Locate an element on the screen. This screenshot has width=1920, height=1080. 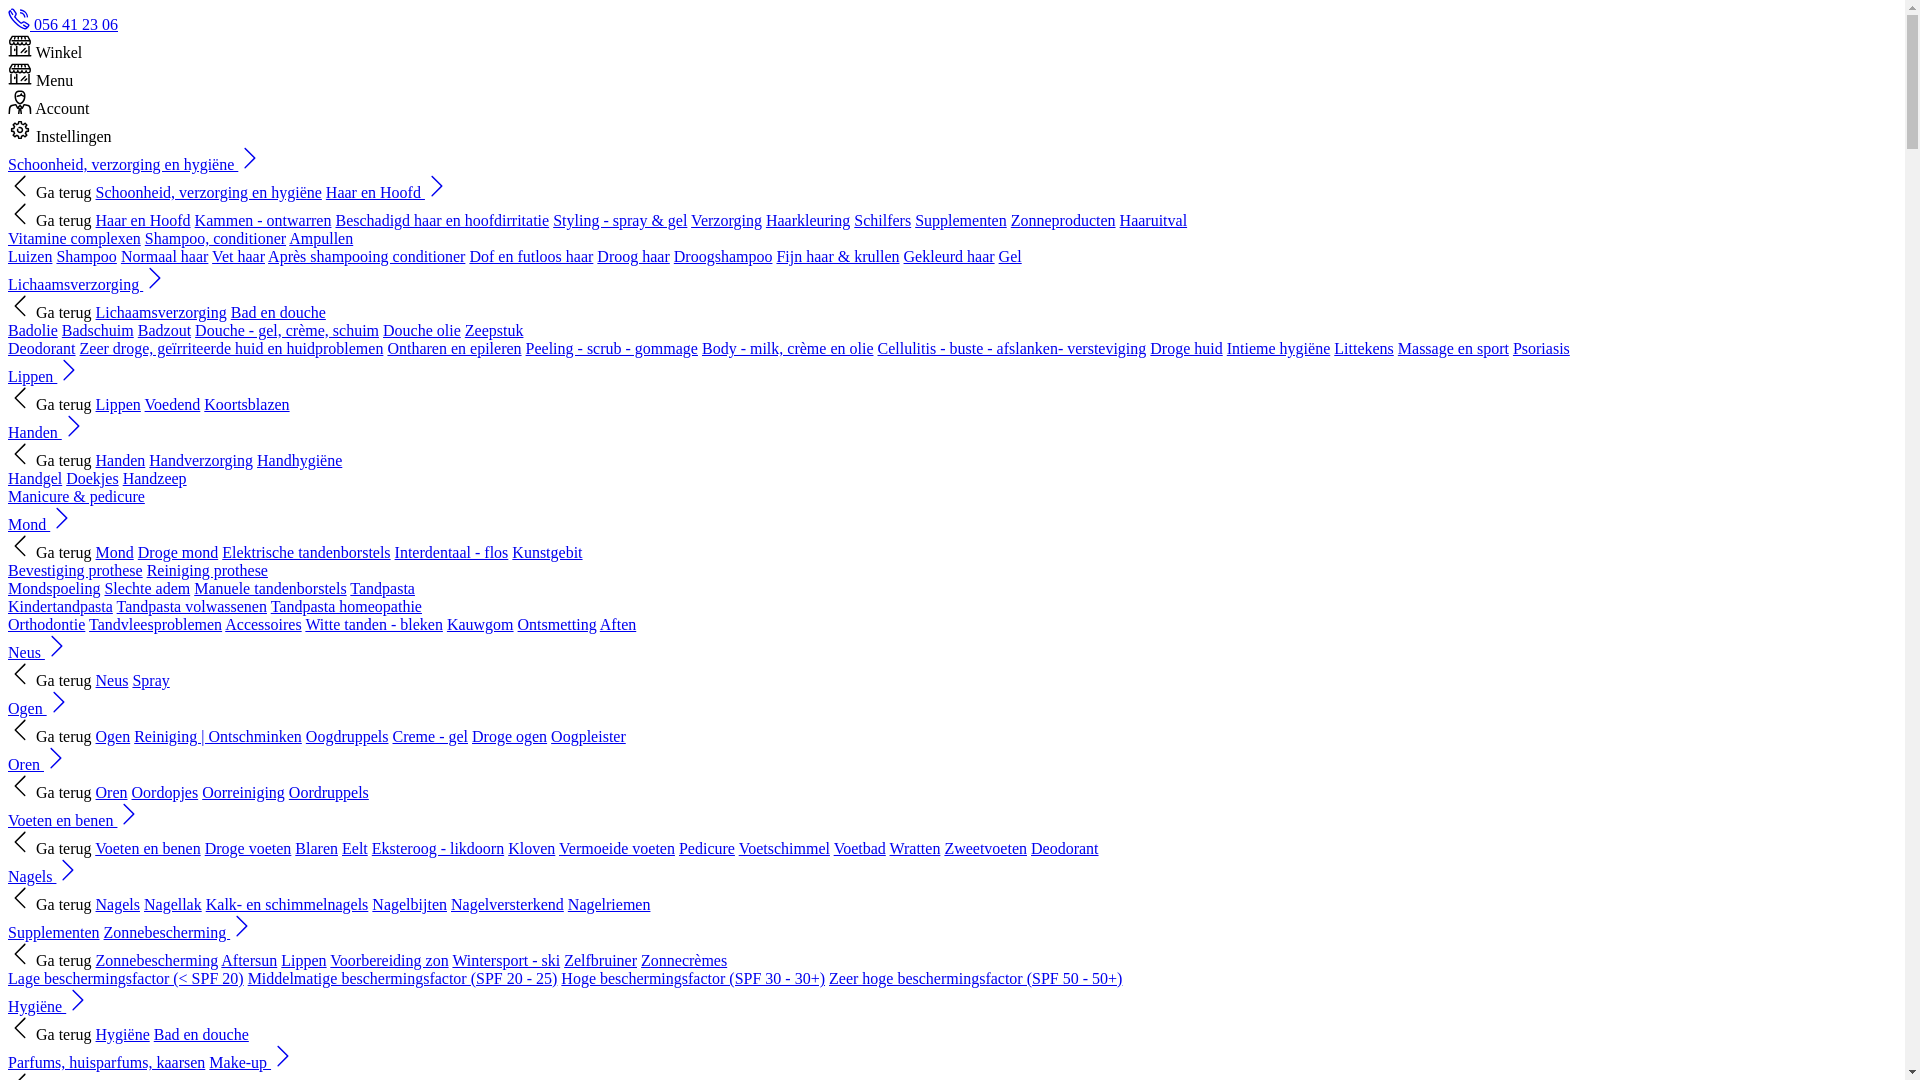
'Ogen' is located at coordinates (8, 707).